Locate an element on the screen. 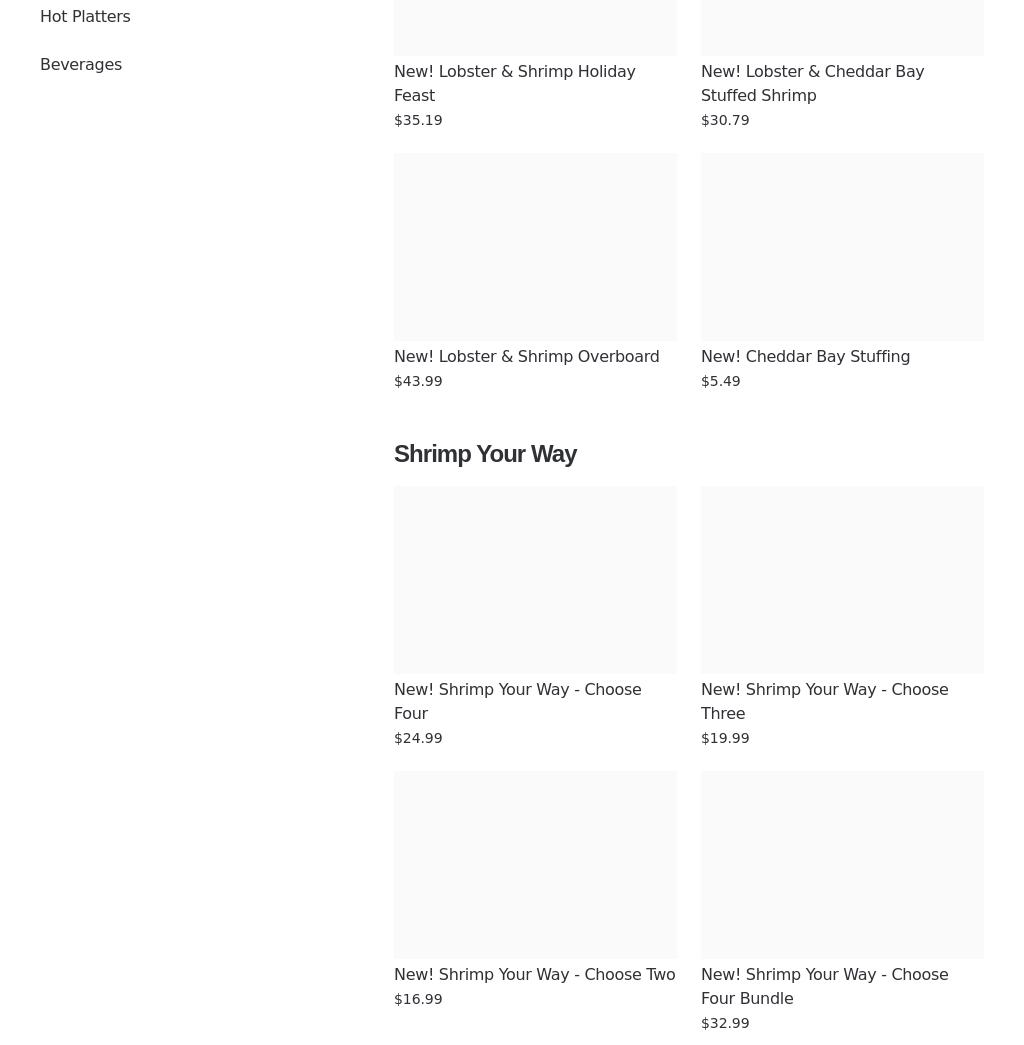 The height and width of the screenshot is (1045, 1024). '$5.49' is located at coordinates (720, 380).